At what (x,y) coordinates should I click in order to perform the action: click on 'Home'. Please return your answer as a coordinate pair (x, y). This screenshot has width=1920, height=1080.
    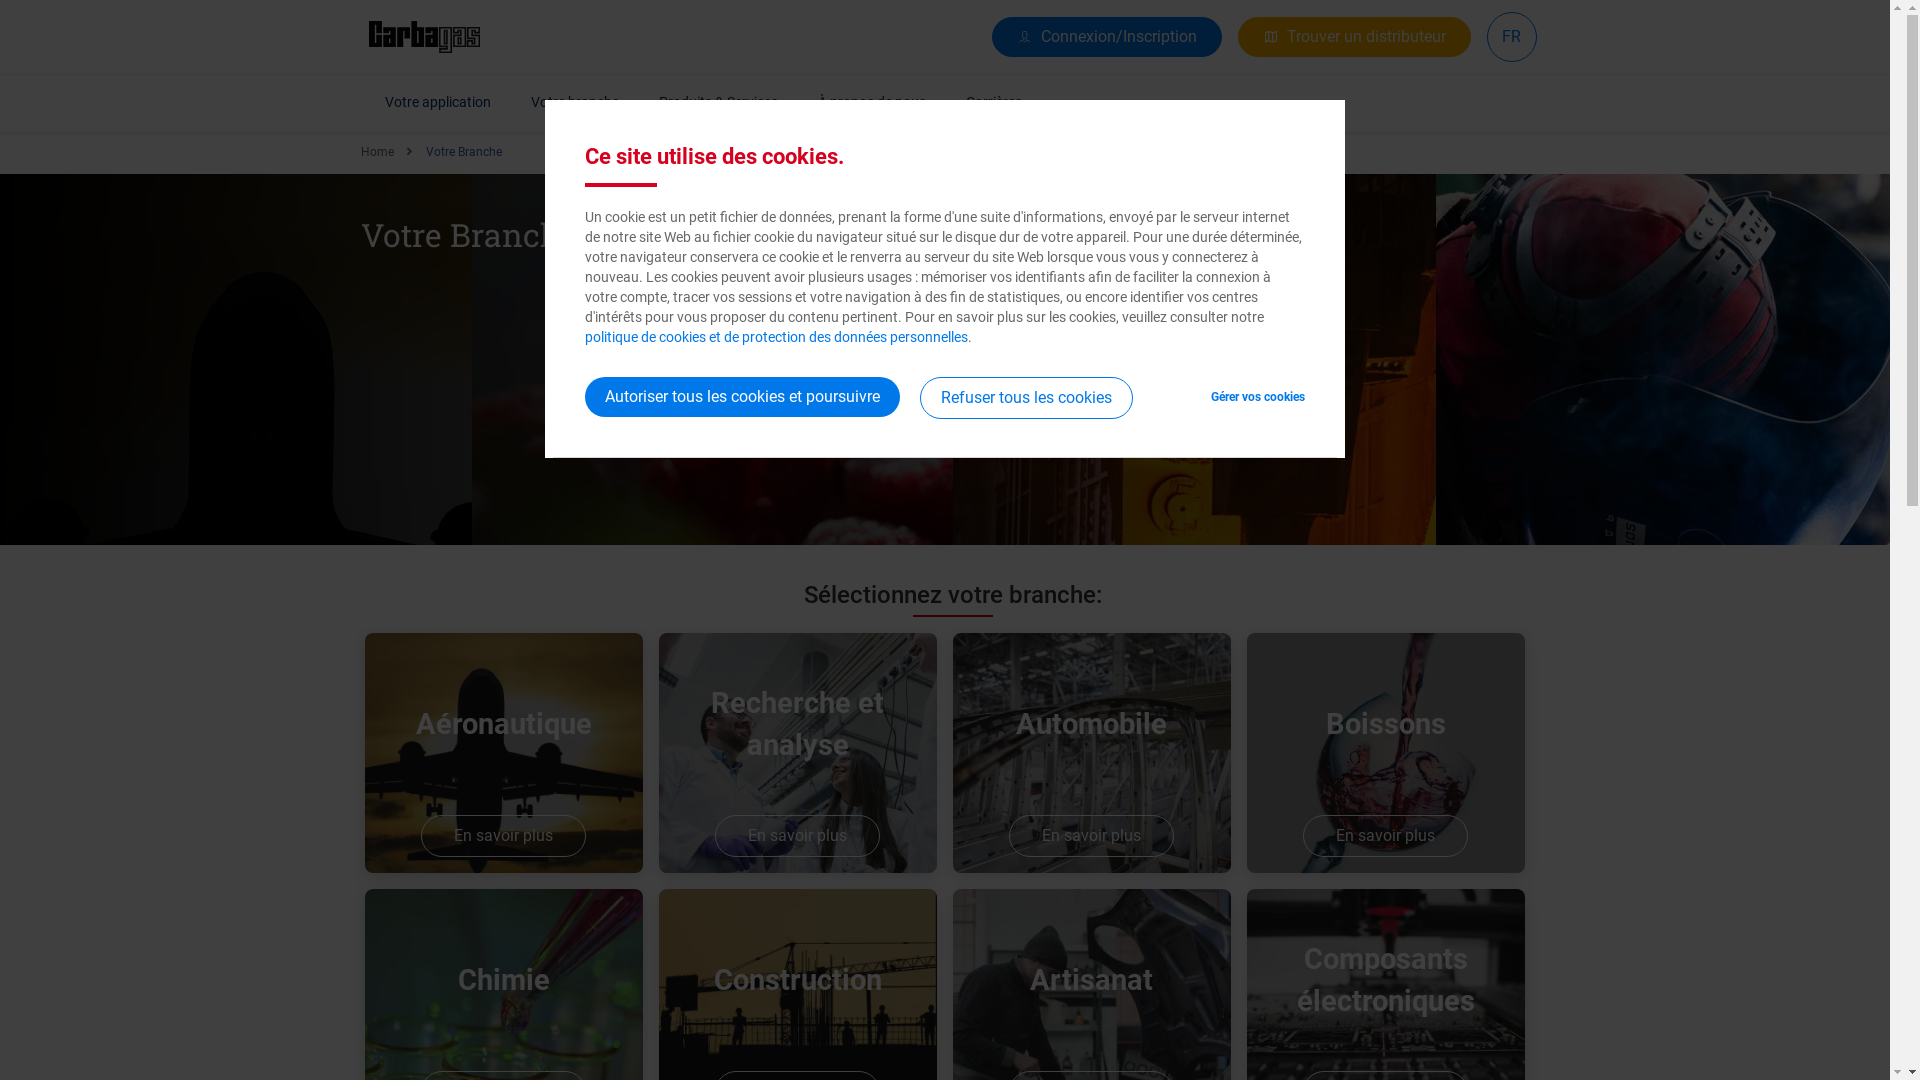
    Looking at the image, I should click on (376, 150).